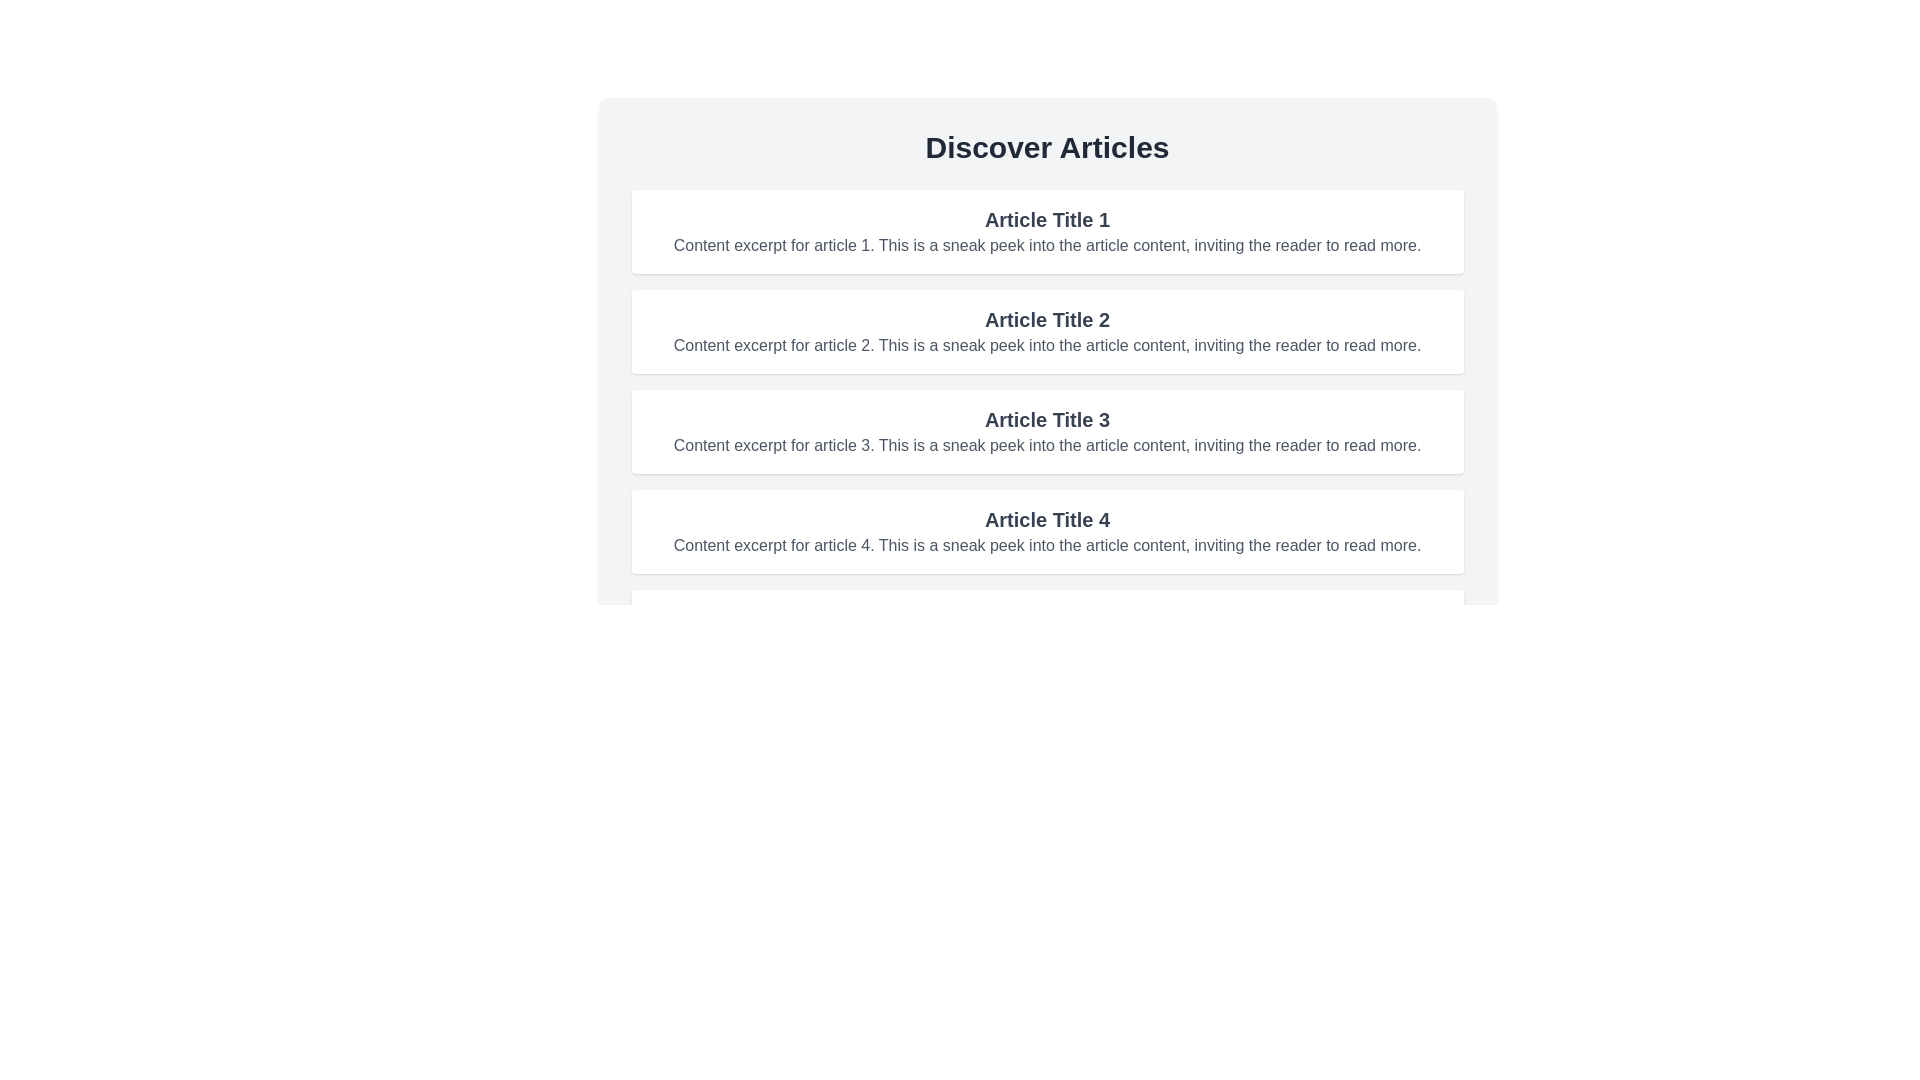  I want to click on the fourth Content Card in the vertical list to read more about the article, so click(1046, 531).